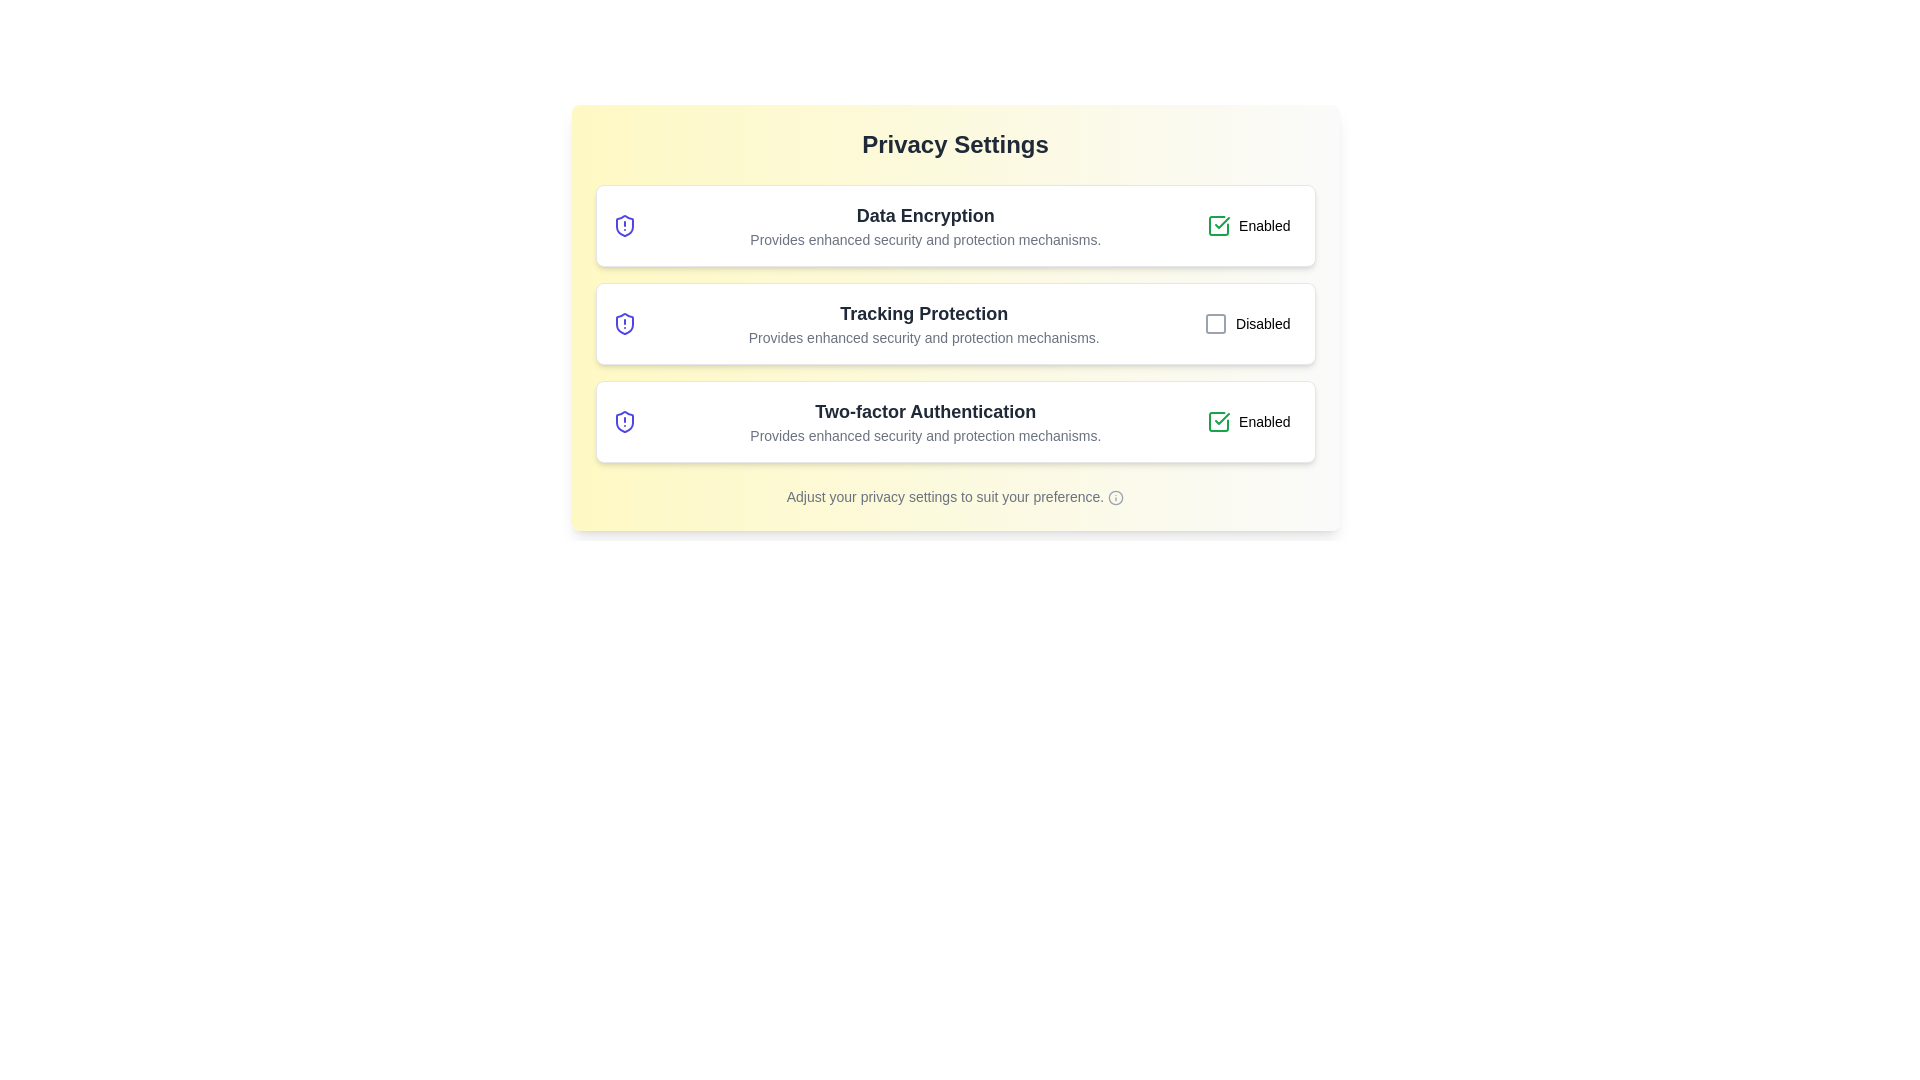 This screenshot has height=1080, width=1920. What do you see at coordinates (1262, 323) in the screenshot?
I see `the 'Tracking Protection' status indicator text label, which denotes its disabled state, located to the right of the checkbox icon in the privacy settings section` at bounding box center [1262, 323].